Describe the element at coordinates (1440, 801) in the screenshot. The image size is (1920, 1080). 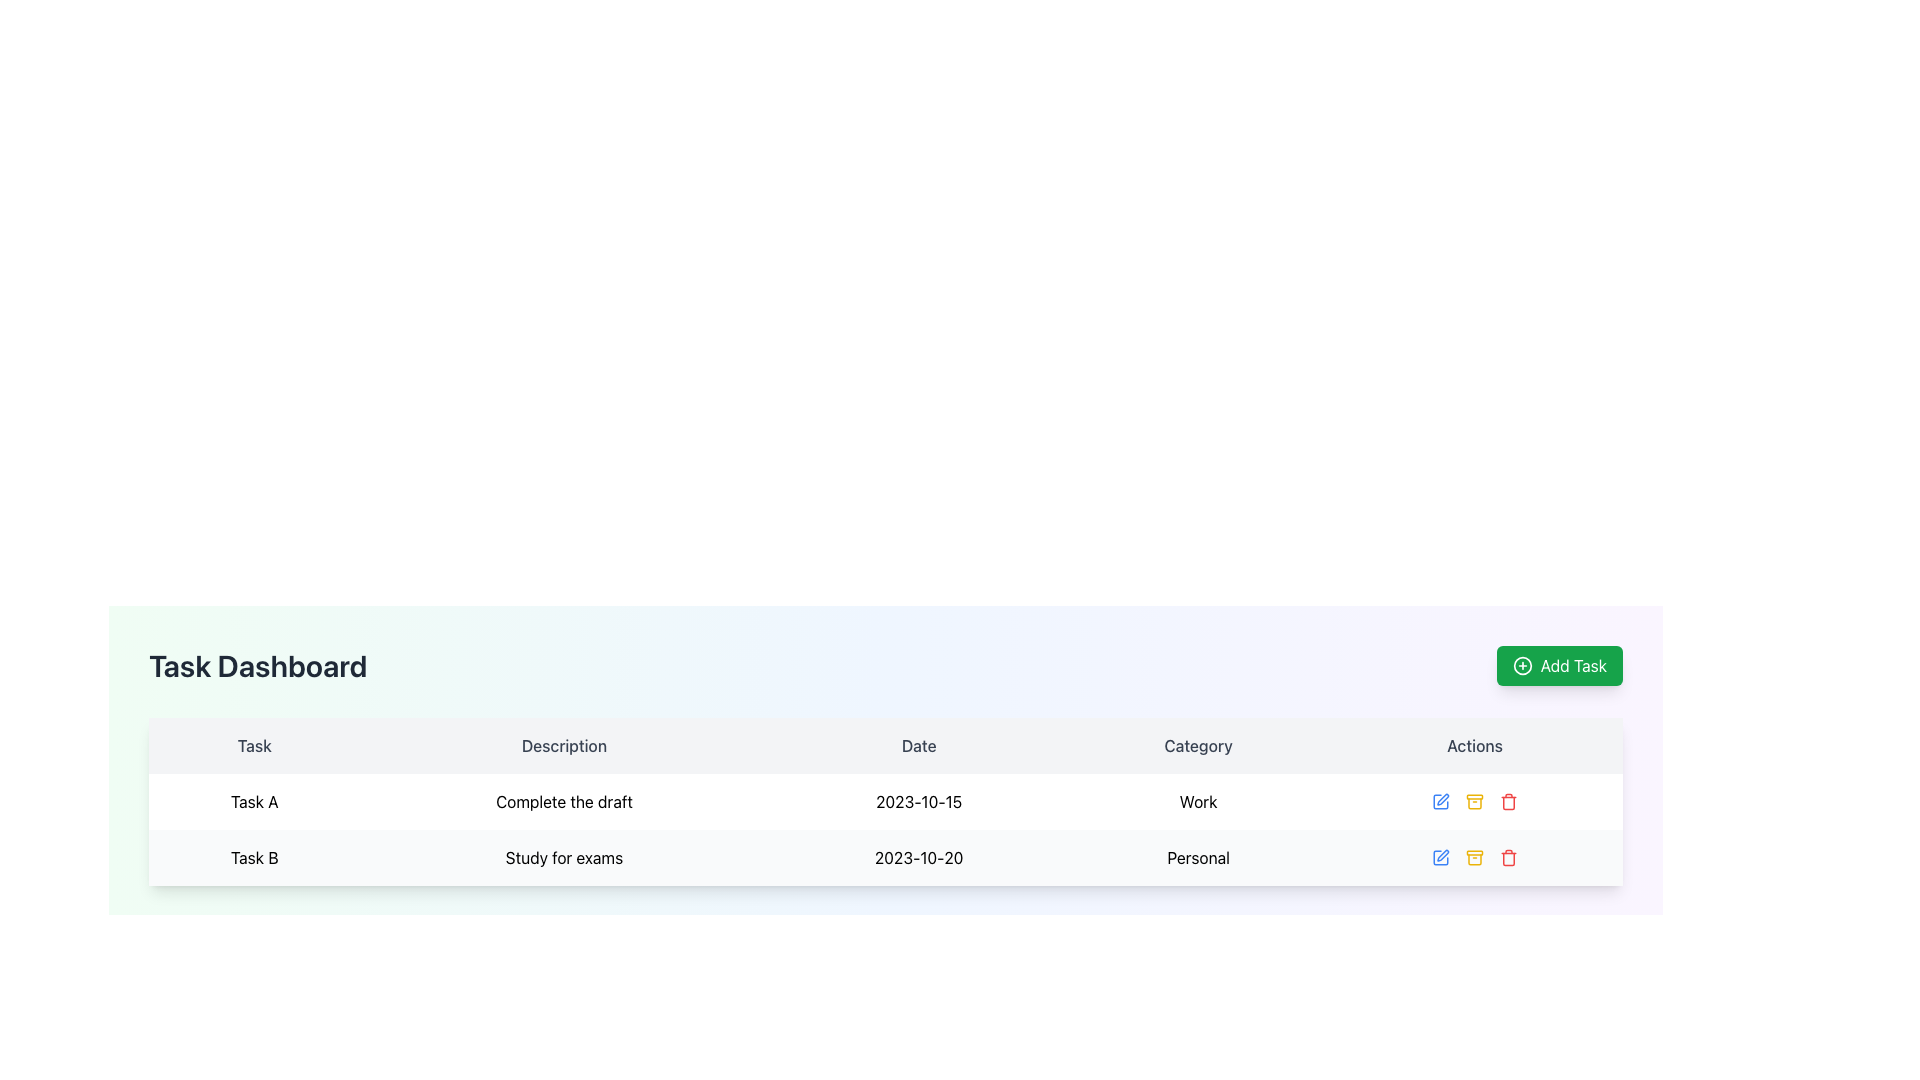
I see `the blue pen icon in the action bar located in the first row of the table` at that location.